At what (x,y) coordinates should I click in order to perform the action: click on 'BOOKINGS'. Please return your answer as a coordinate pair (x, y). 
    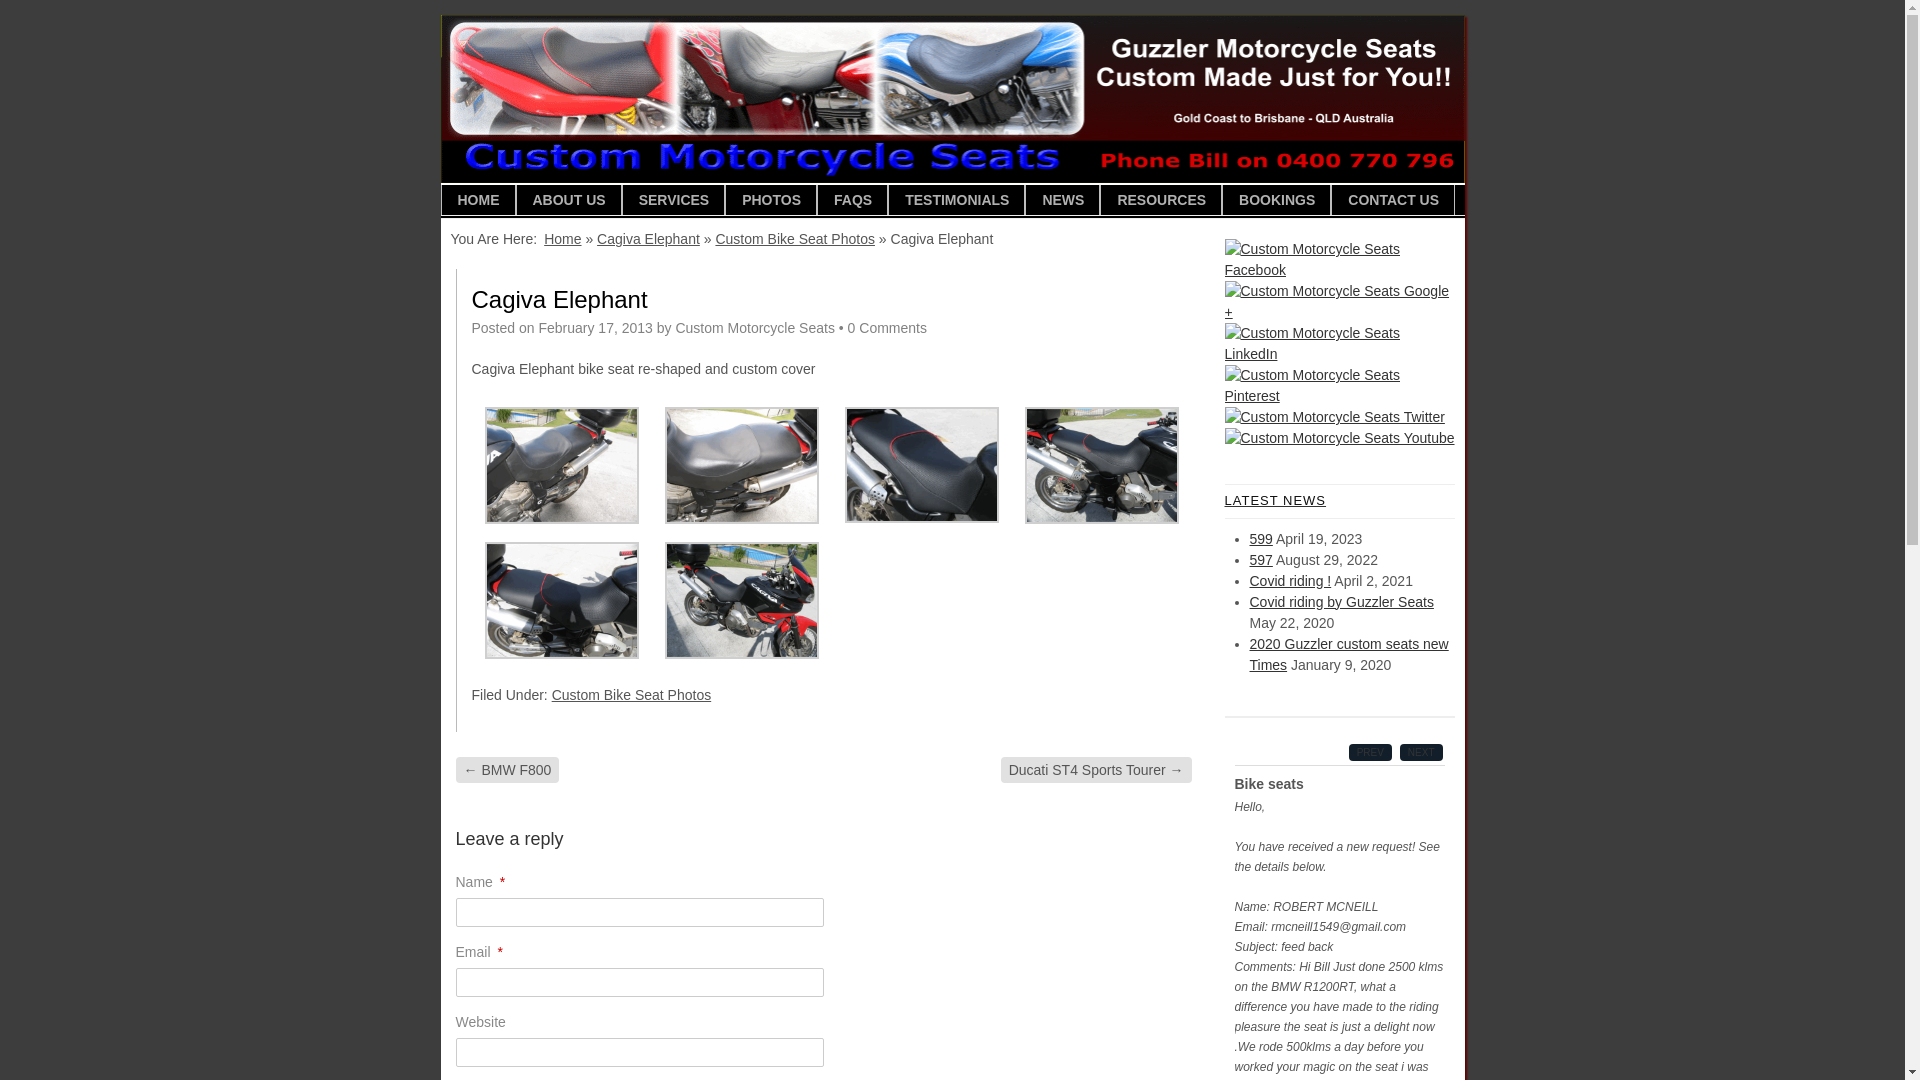
    Looking at the image, I should click on (1275, 200).